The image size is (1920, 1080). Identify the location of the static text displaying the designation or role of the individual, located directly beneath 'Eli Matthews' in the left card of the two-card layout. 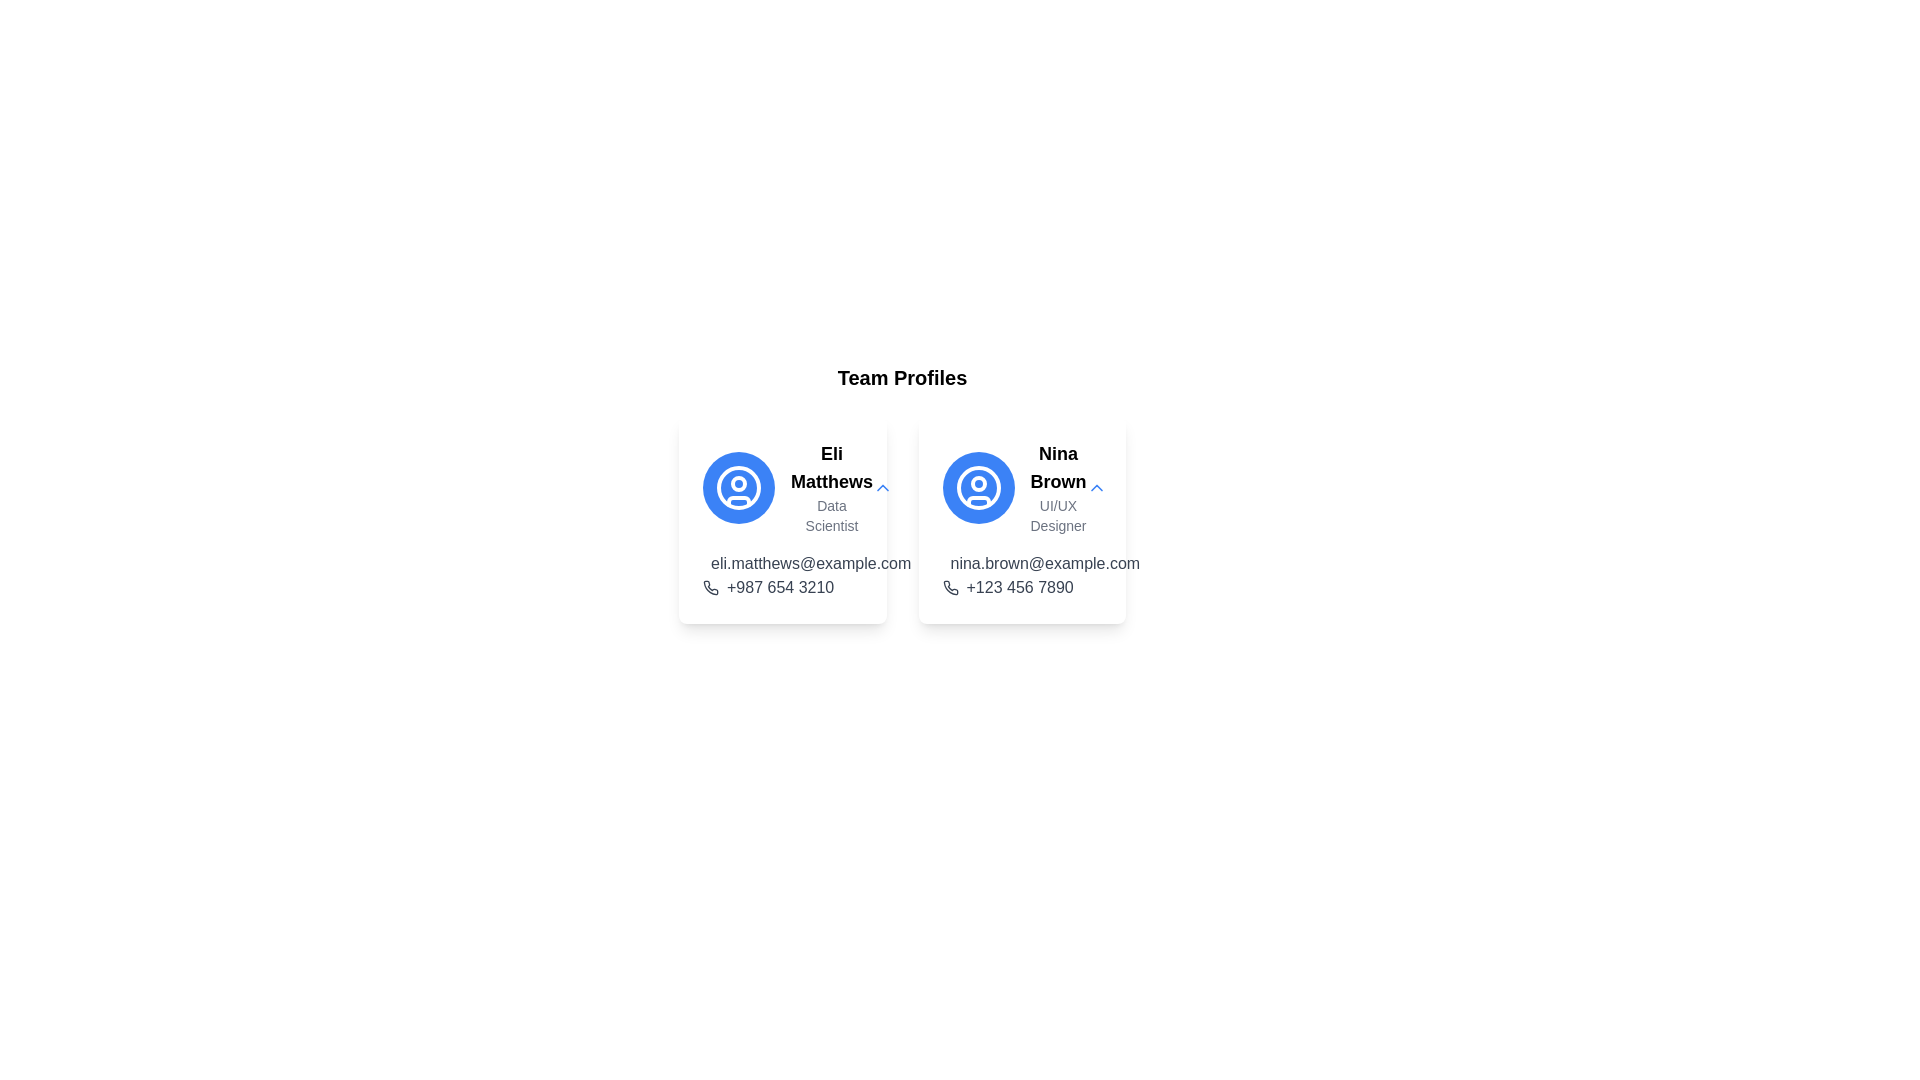
(831, 515).